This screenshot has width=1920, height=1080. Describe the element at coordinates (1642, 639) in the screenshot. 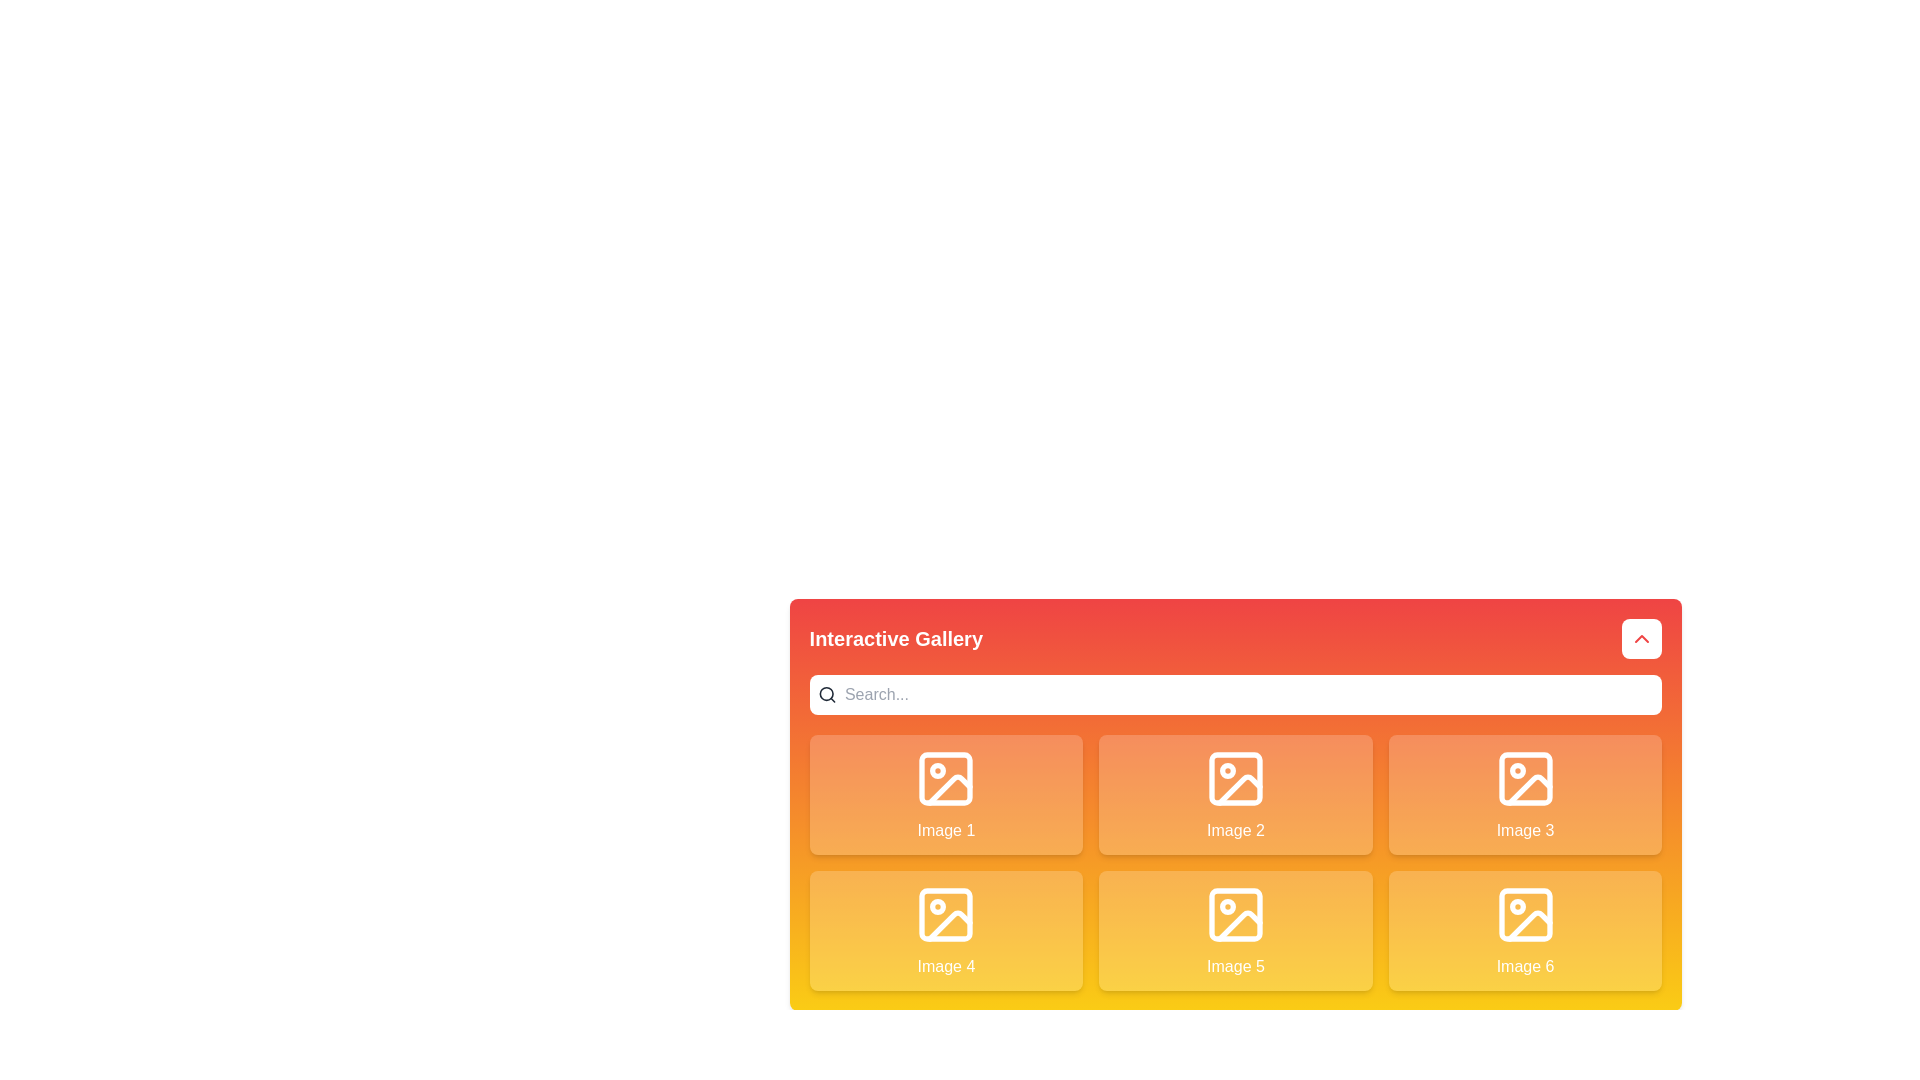

I see `the button in the top-right corner of the 'Interactive Gallery' section header, which is indicated by the upward-pointing chevron icon, to change its background color` at that location.